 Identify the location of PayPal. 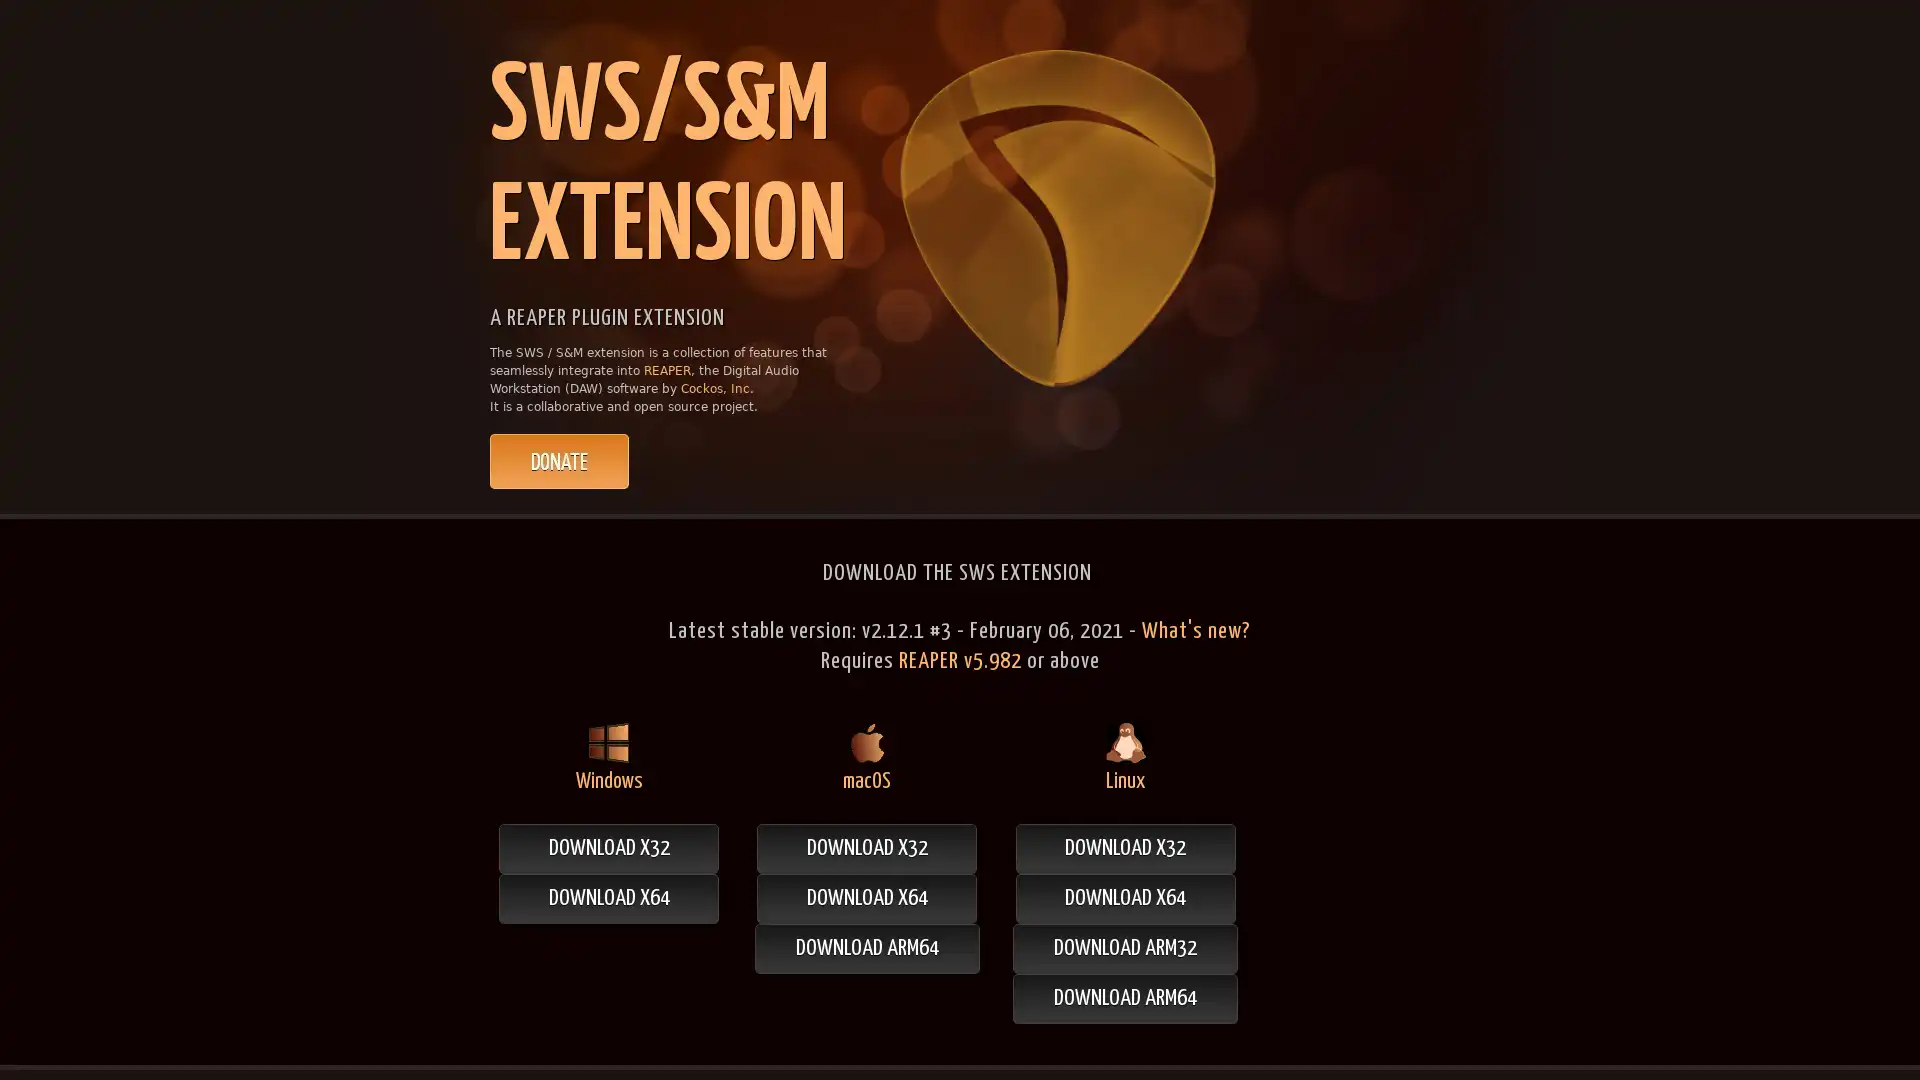
(559, 461).